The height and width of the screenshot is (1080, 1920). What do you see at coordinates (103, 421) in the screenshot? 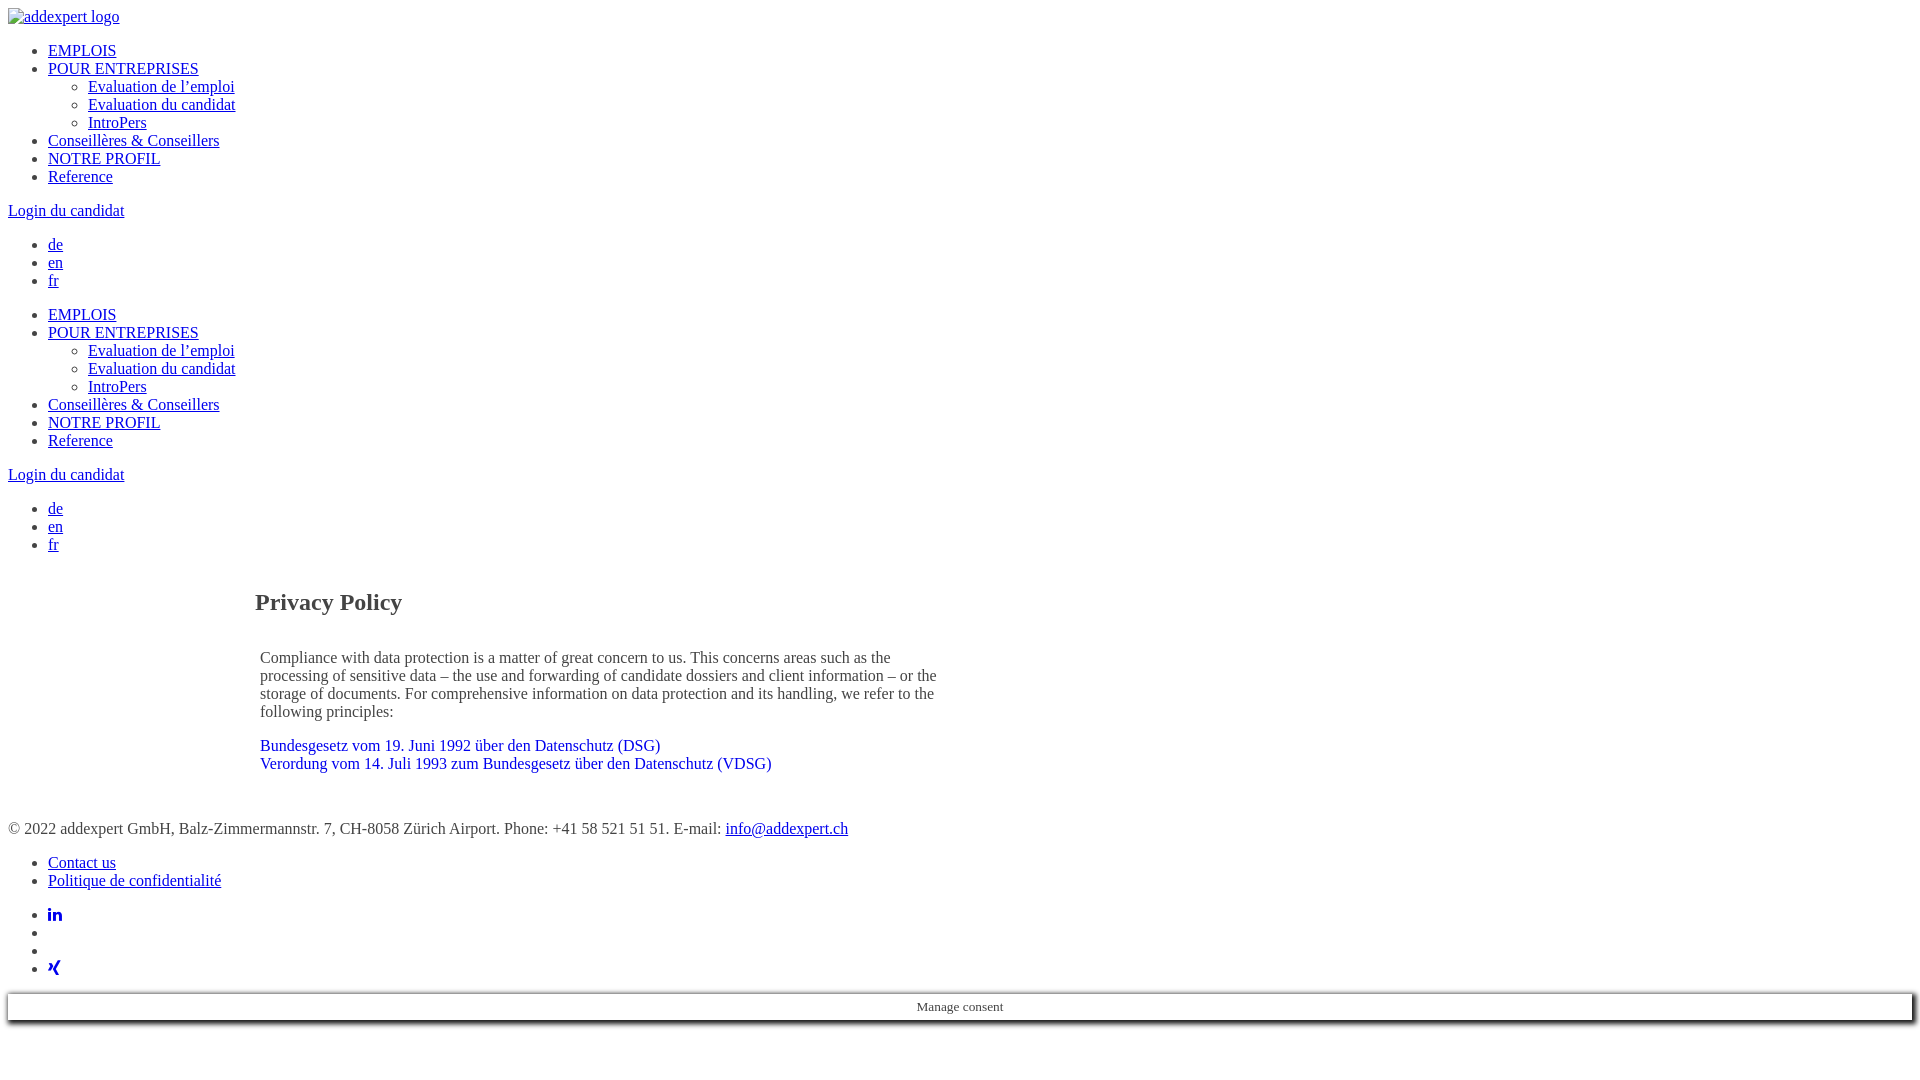
I see `'NOTRE PROFIL'` at bounding box center [103, 421].